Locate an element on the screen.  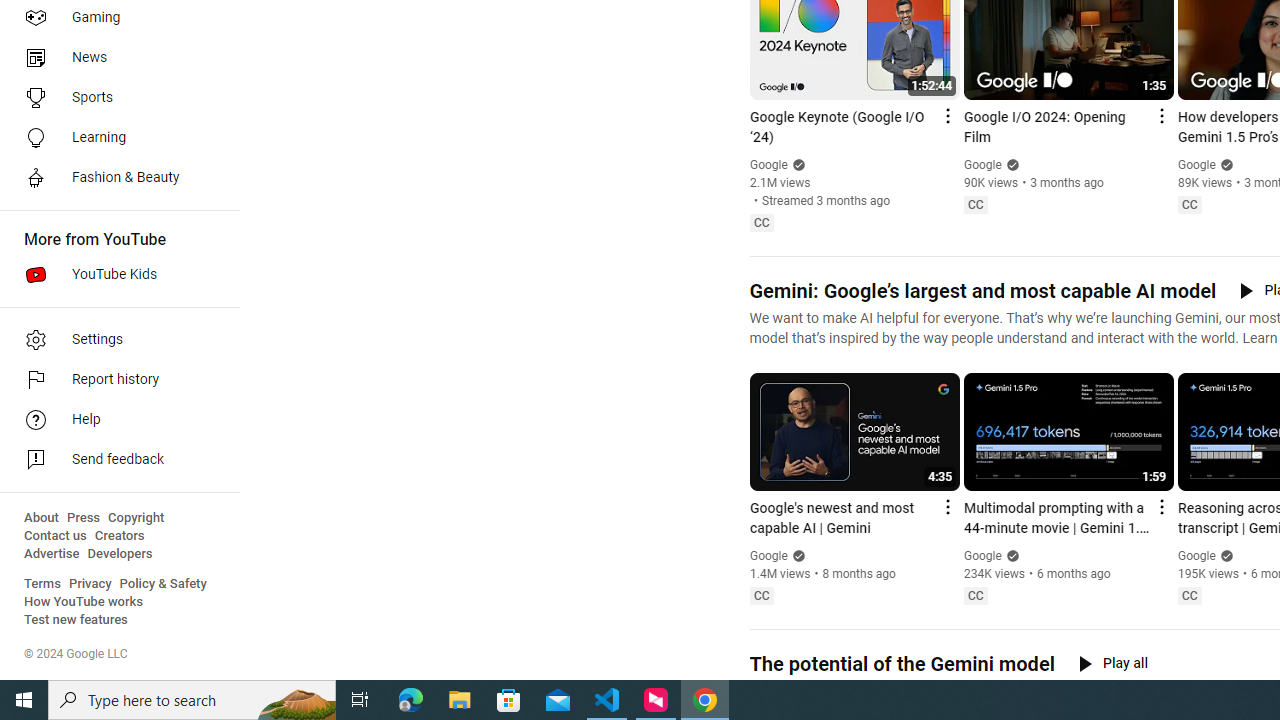
'Sports' is located at coordinates (112, 97).